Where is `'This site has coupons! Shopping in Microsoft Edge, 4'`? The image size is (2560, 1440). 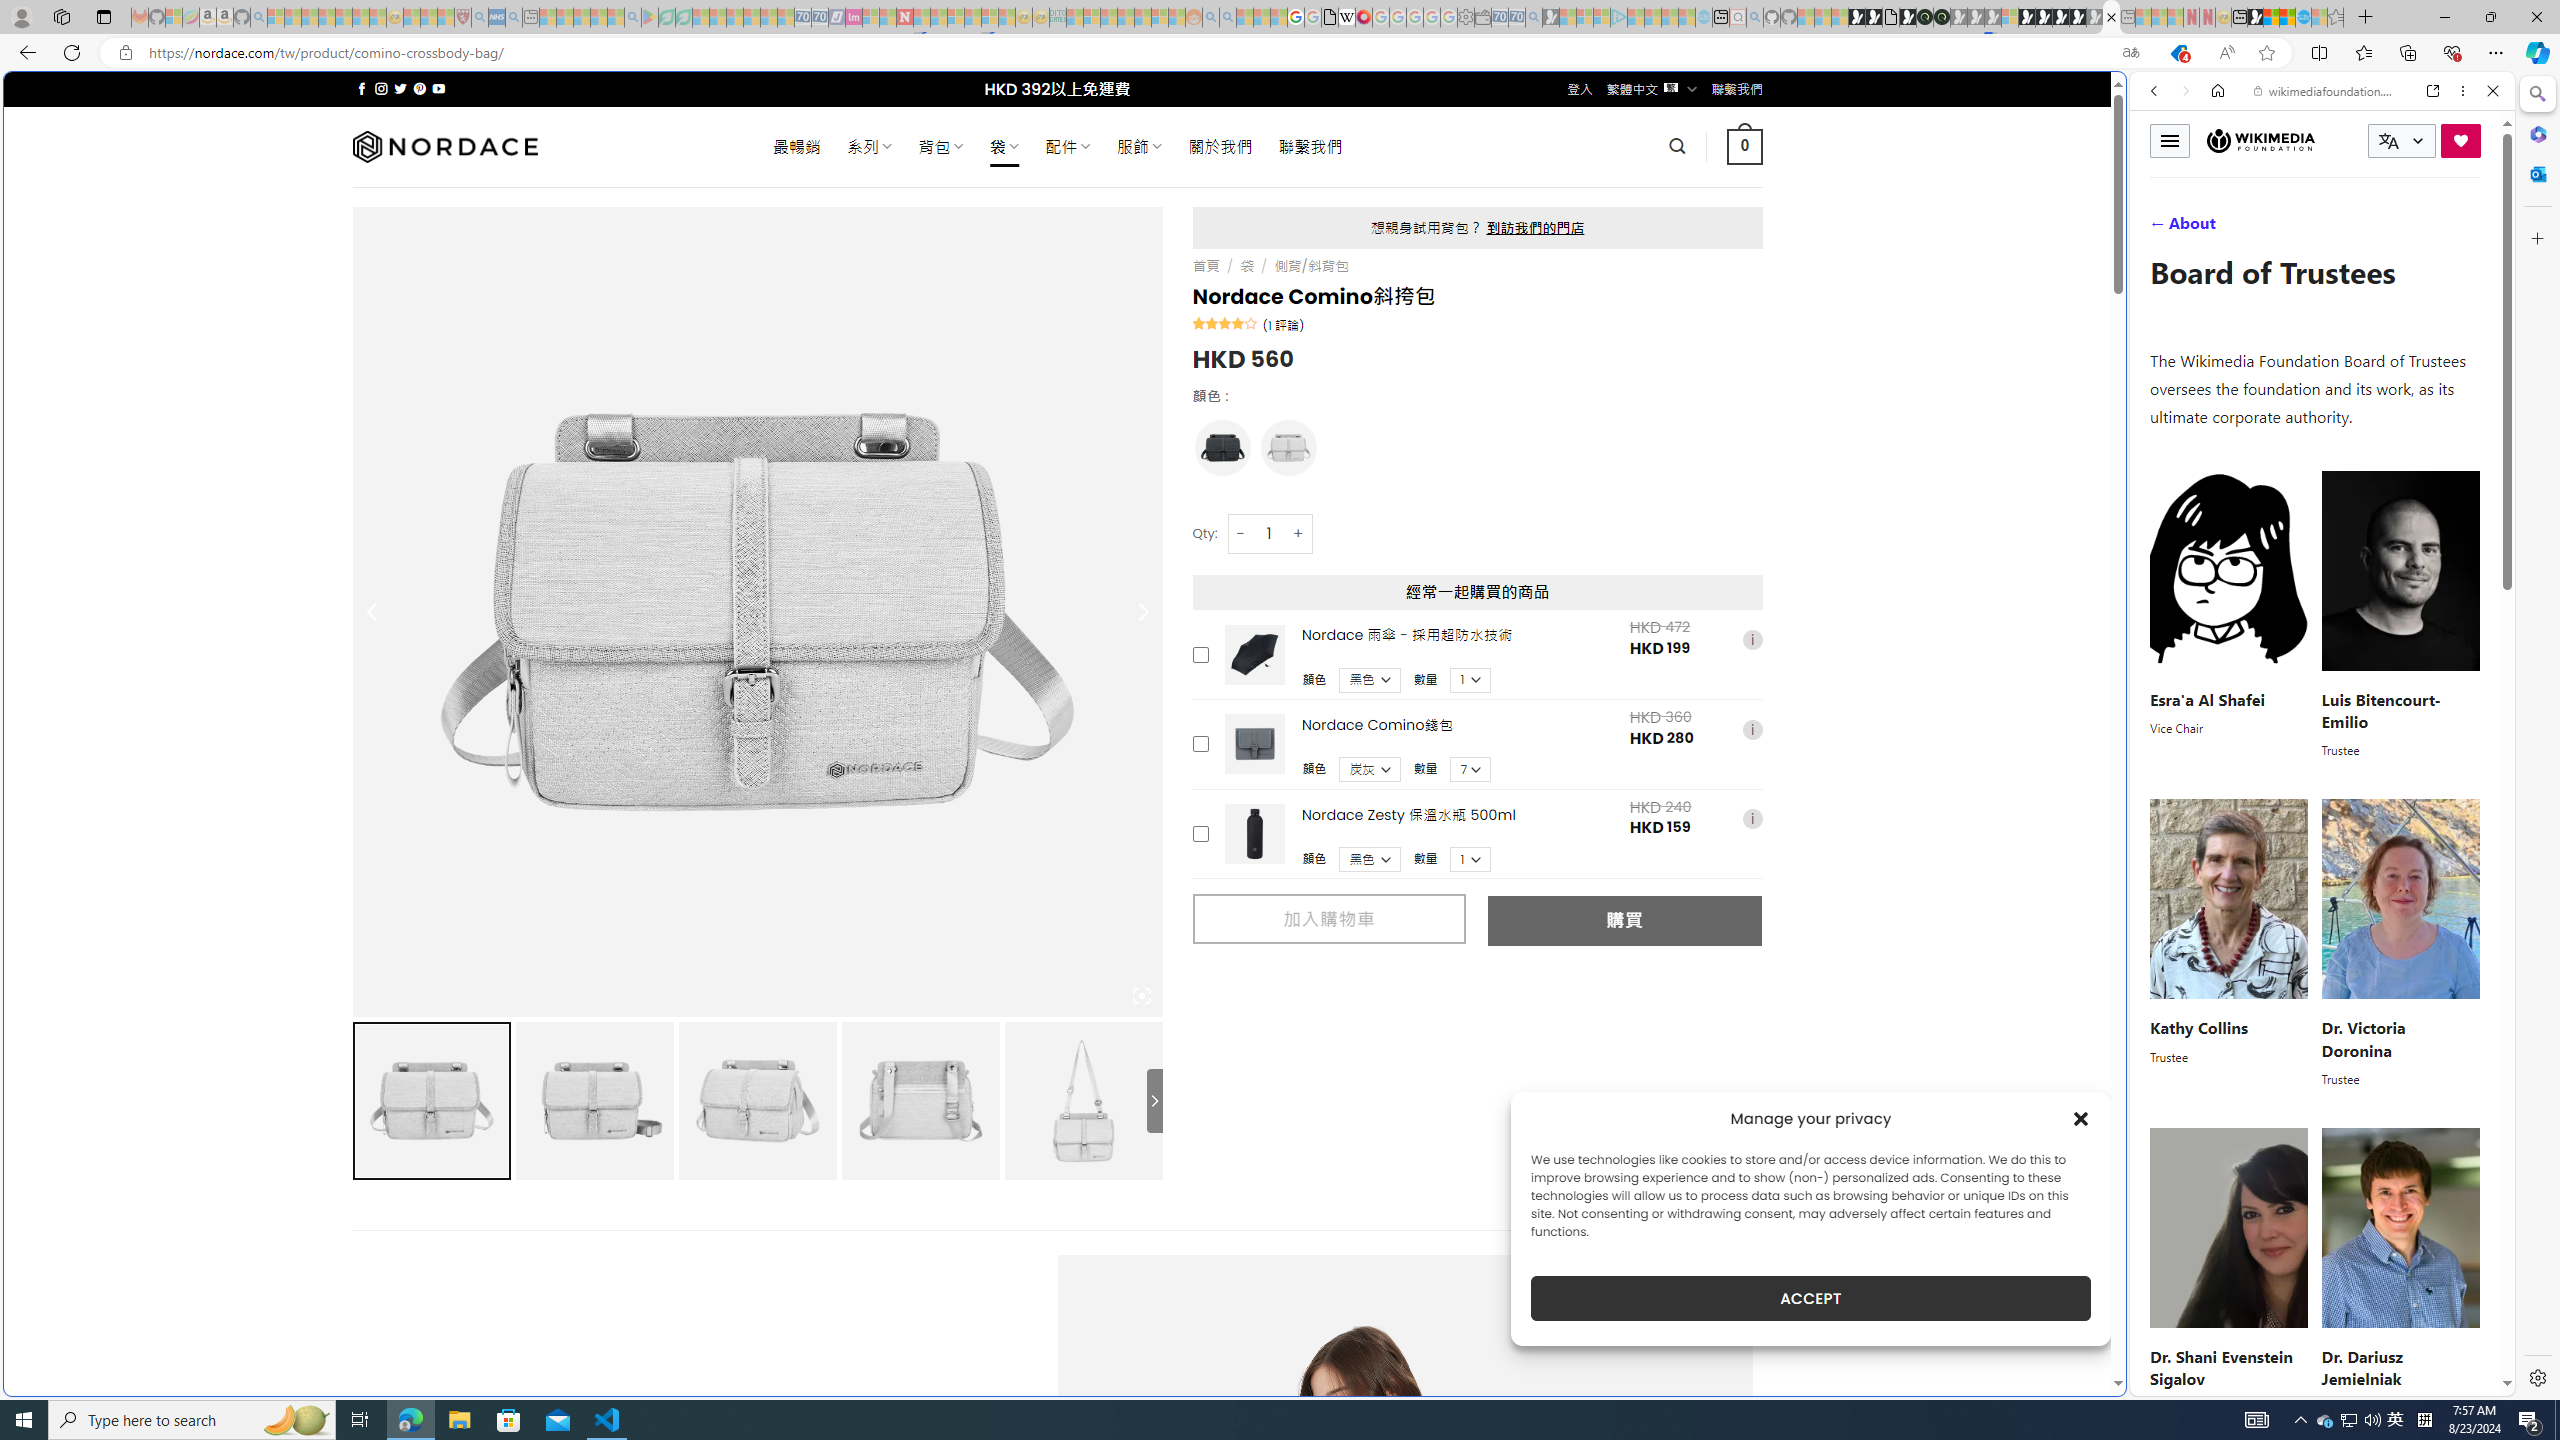 'This site has coupons! Shopping in Microsoft Edge, 4' is located at coordinates (2177, 53).